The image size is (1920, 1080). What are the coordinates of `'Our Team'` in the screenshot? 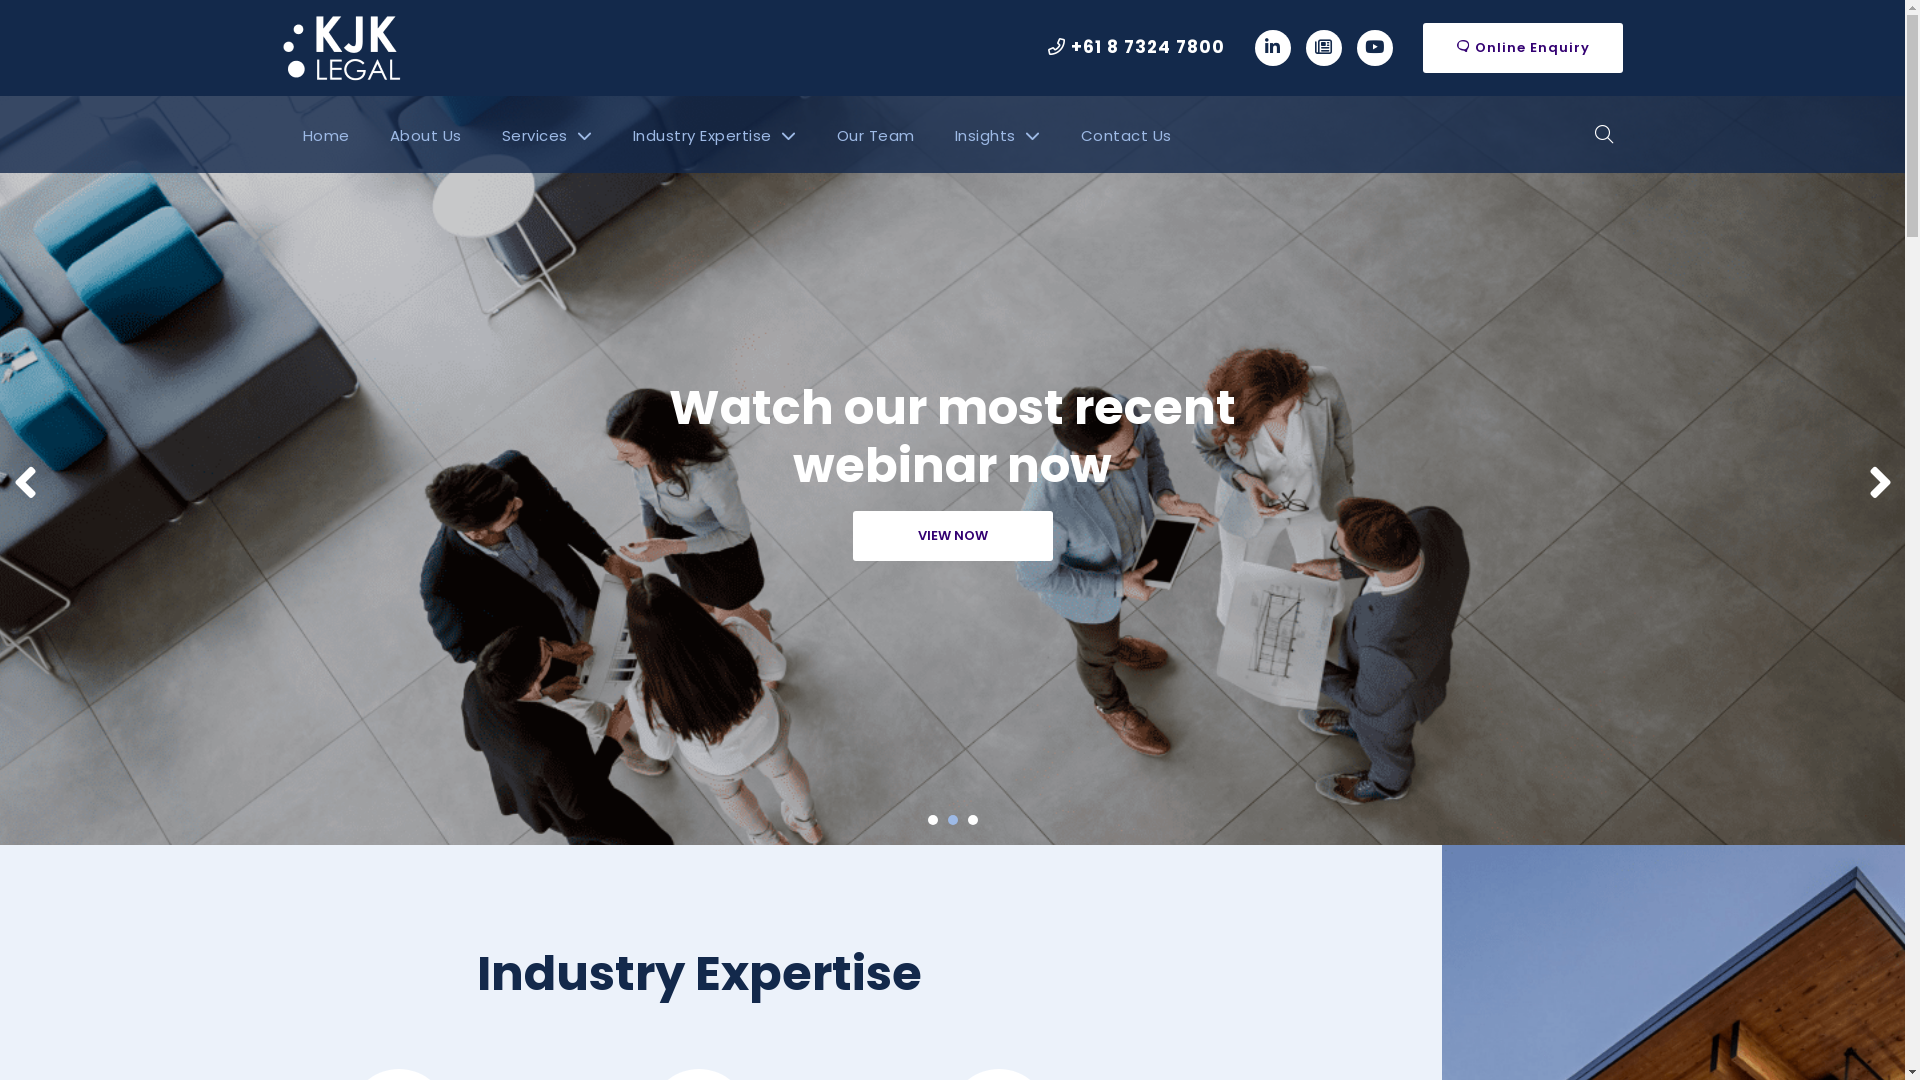 It's located at (874, 135).